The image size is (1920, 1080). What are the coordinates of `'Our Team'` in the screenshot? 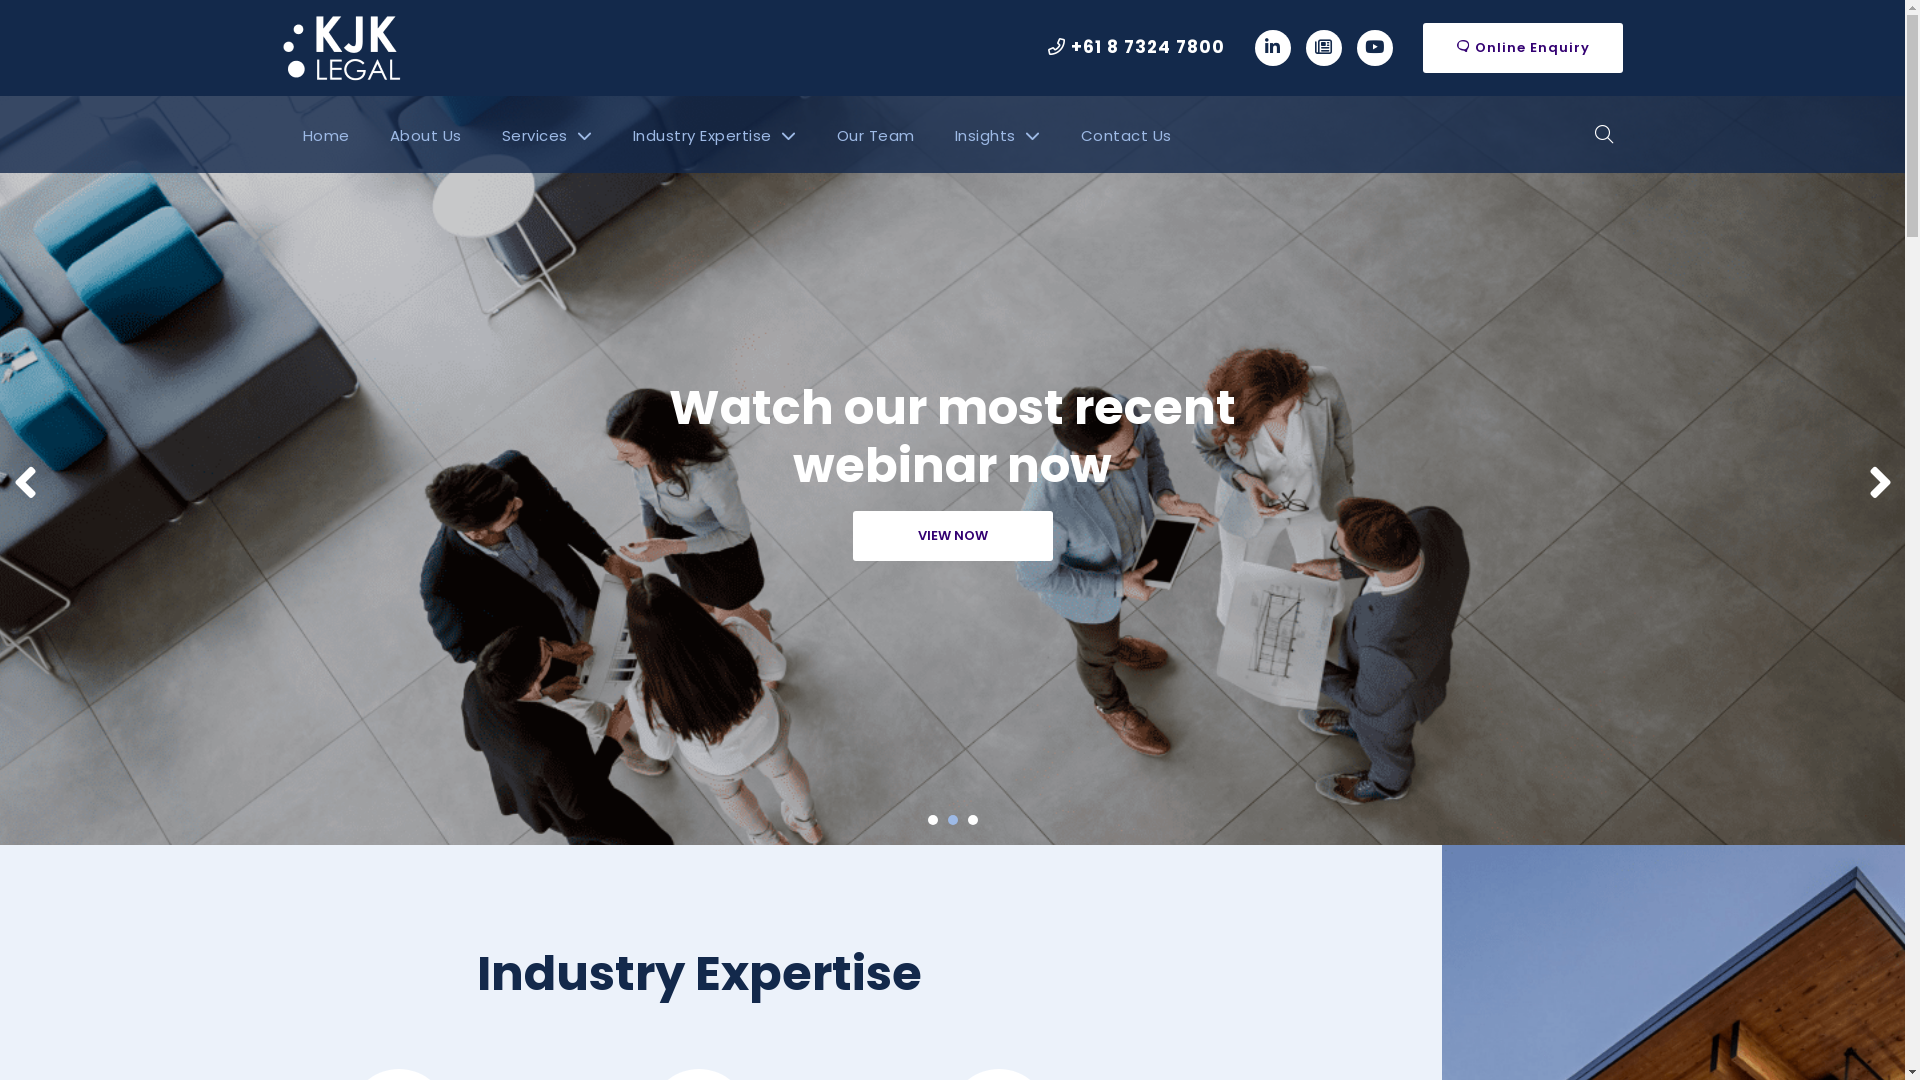 It's located at (874, 135).